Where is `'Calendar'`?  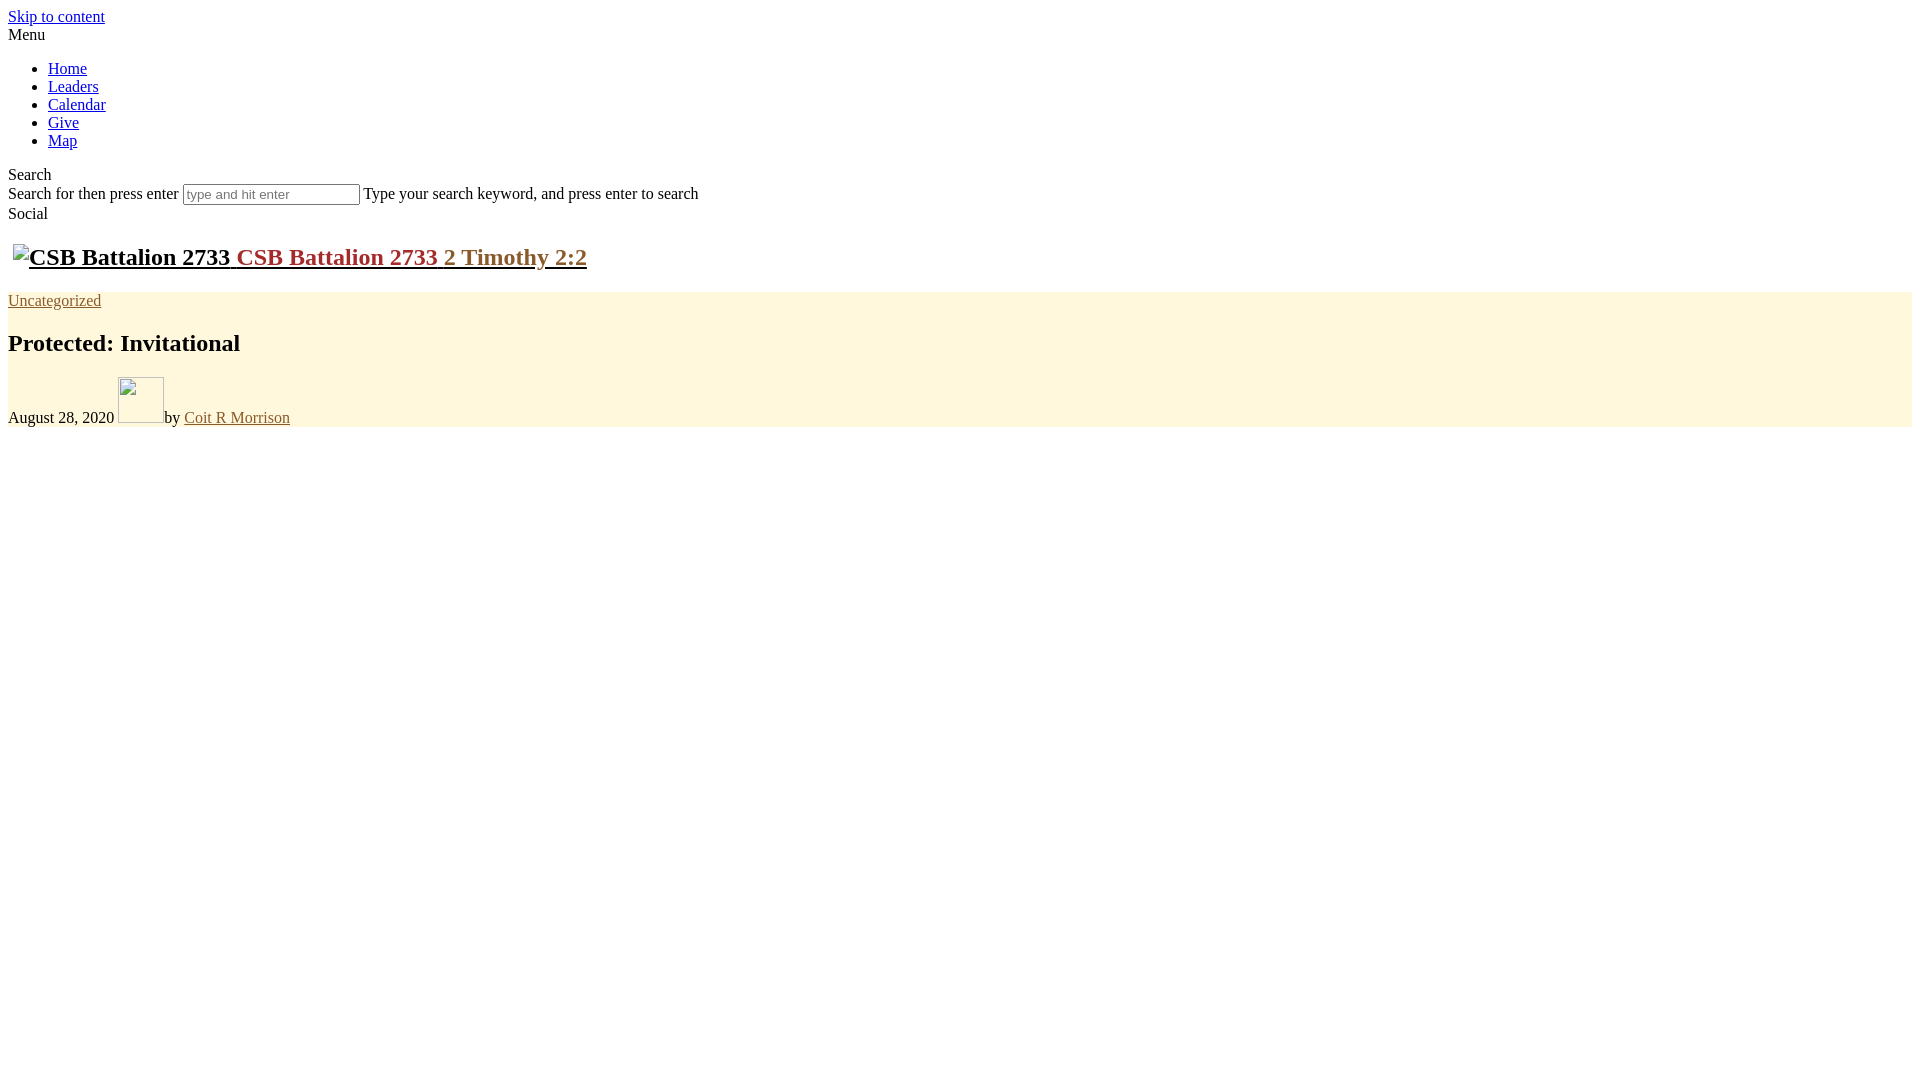 'Calendar' is located at coordinates (76, 104).